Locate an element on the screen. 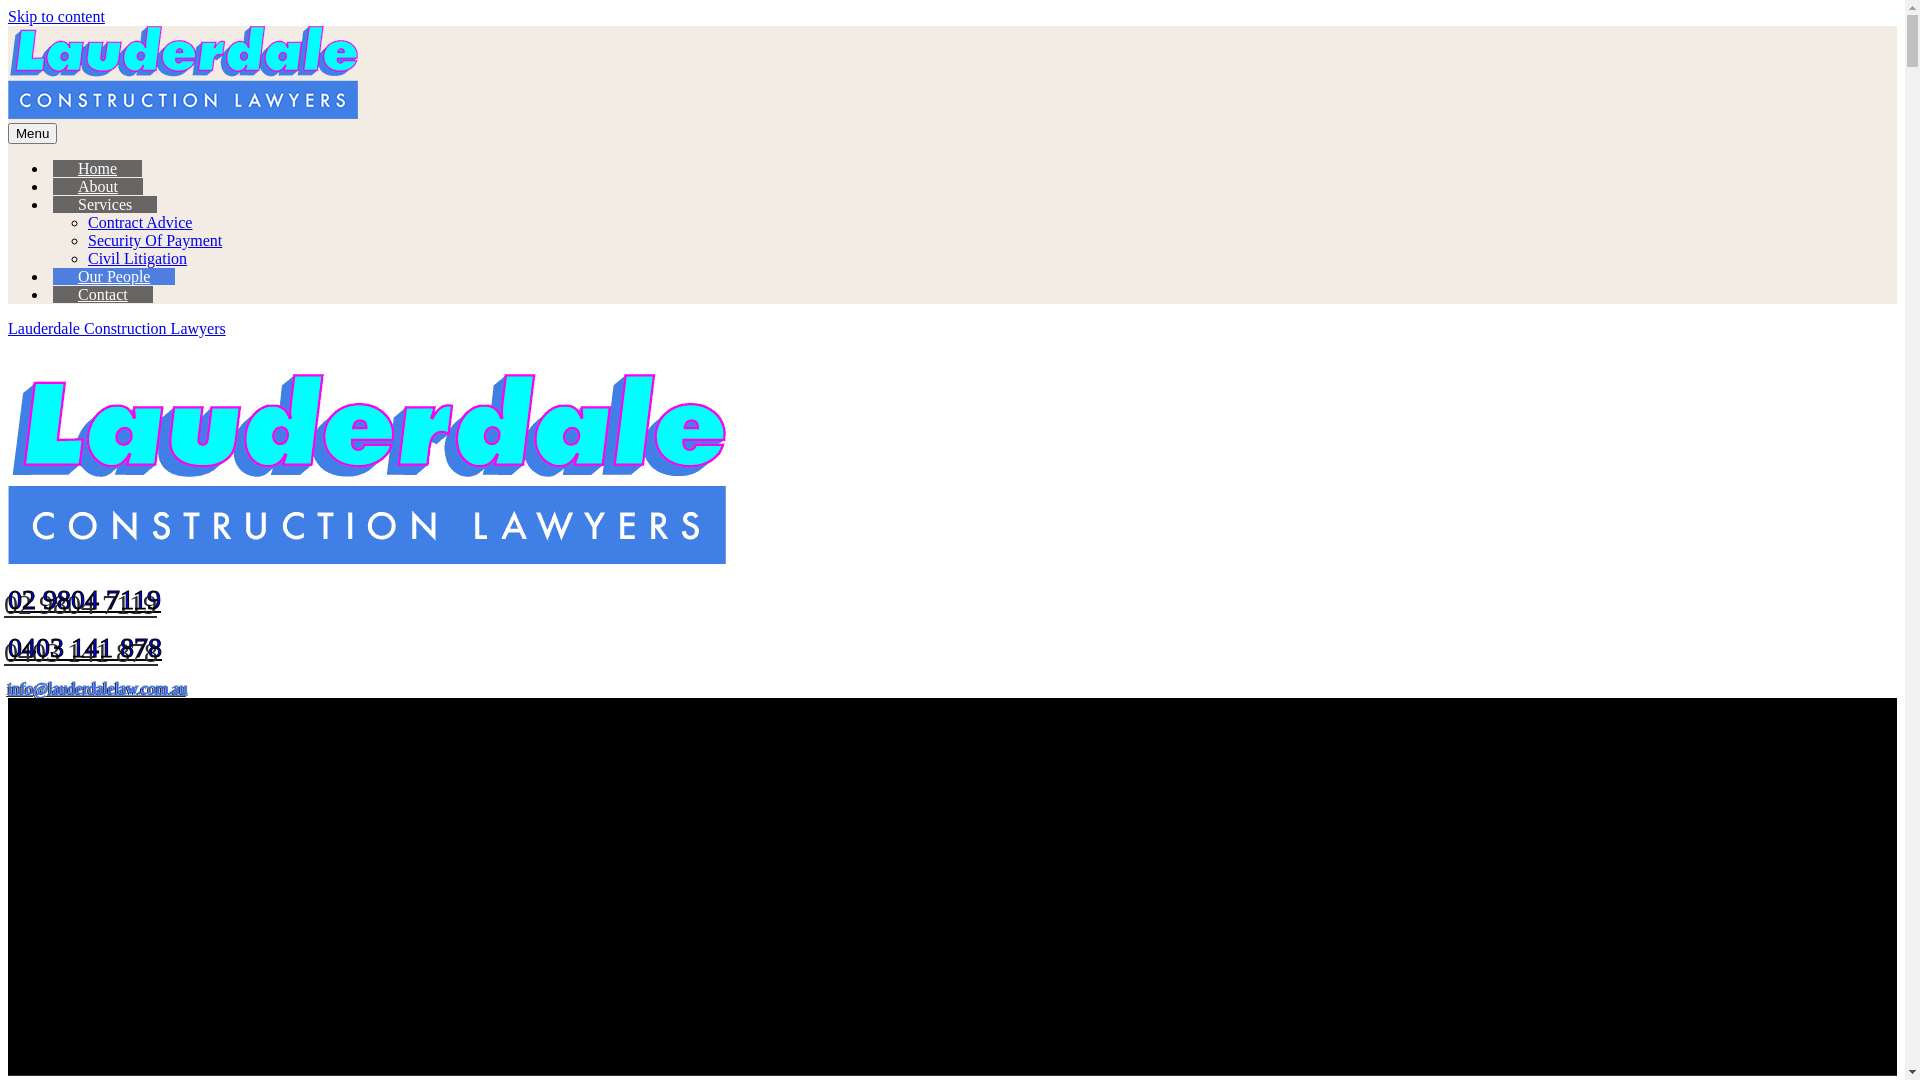 This screenshot has height=1080, width=1920. 'About' is located at coordinates (52, 186).